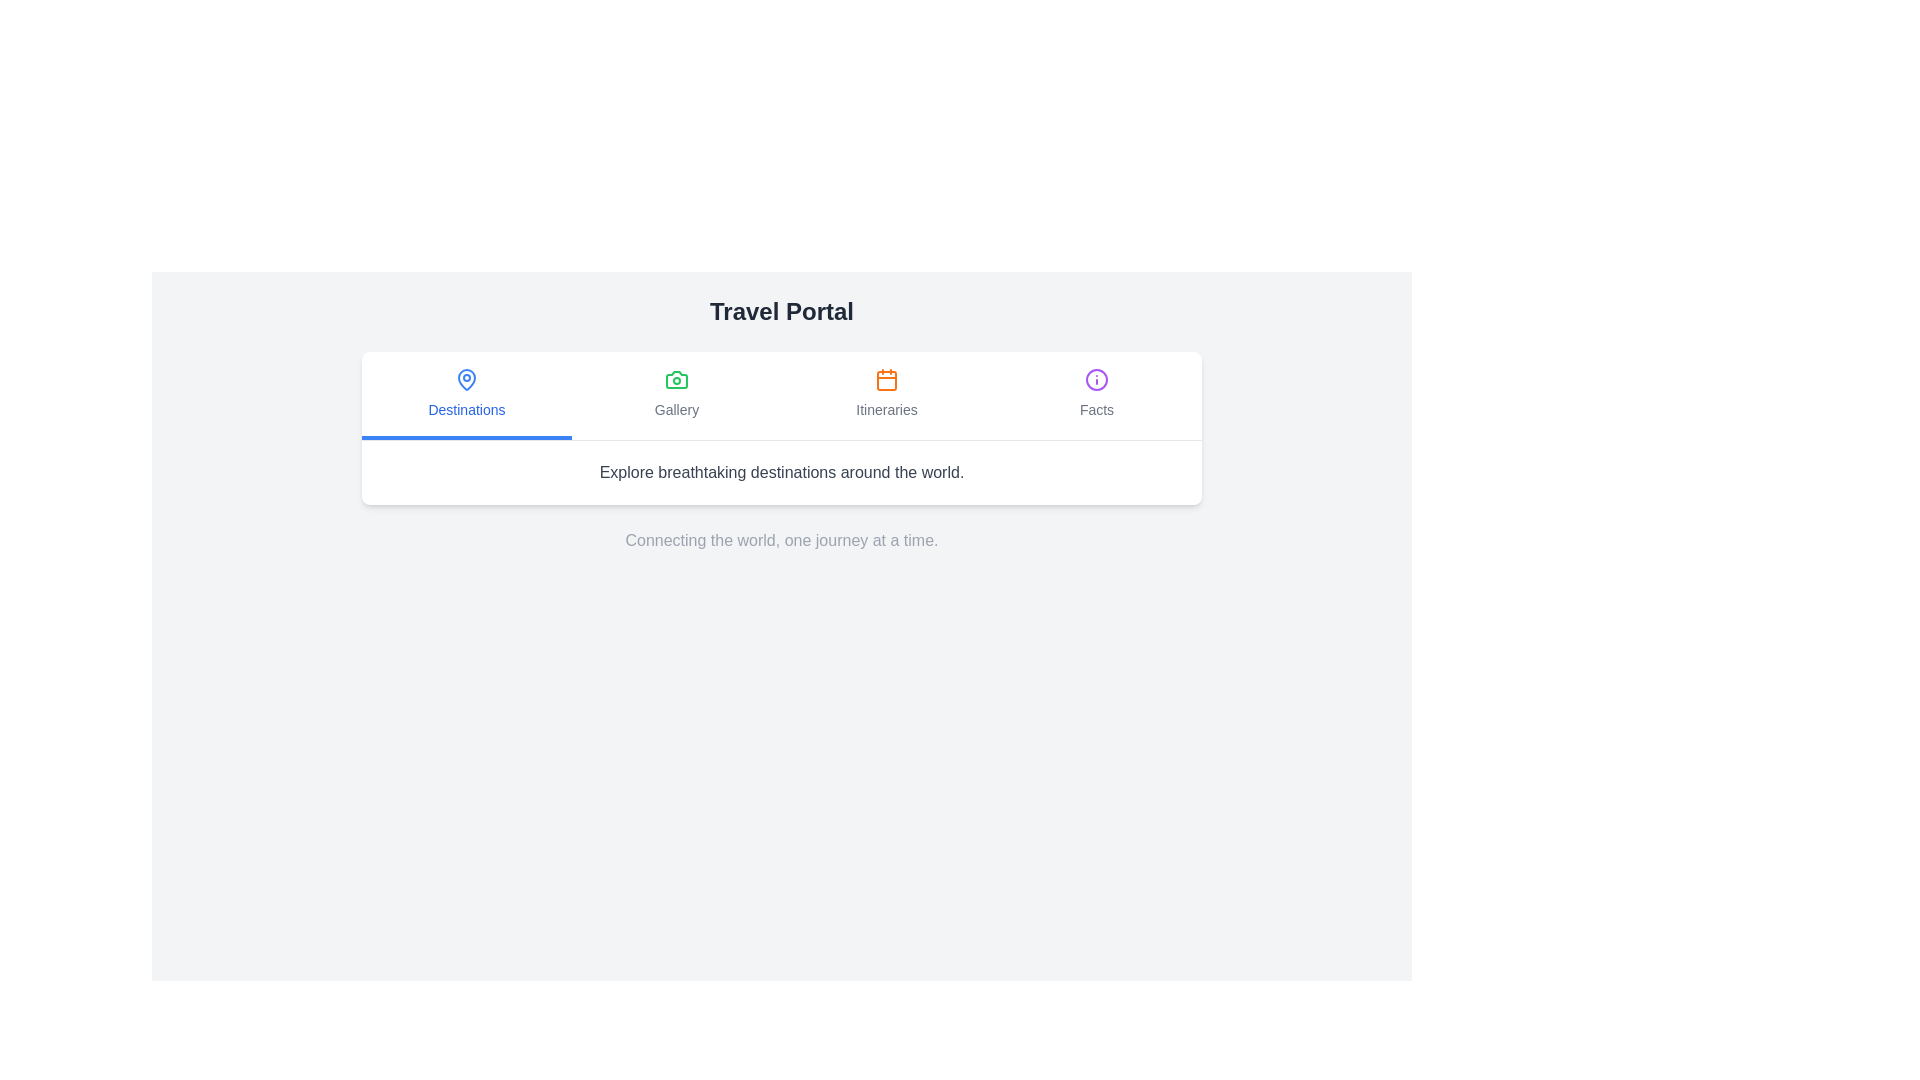 The image size is (1920, 1080). I want to click on the green camera icon and 'Gallery' text in the navigation menu, which is the second item positioned between 'Destinations' and 'Itineraries', so click(676, 393).